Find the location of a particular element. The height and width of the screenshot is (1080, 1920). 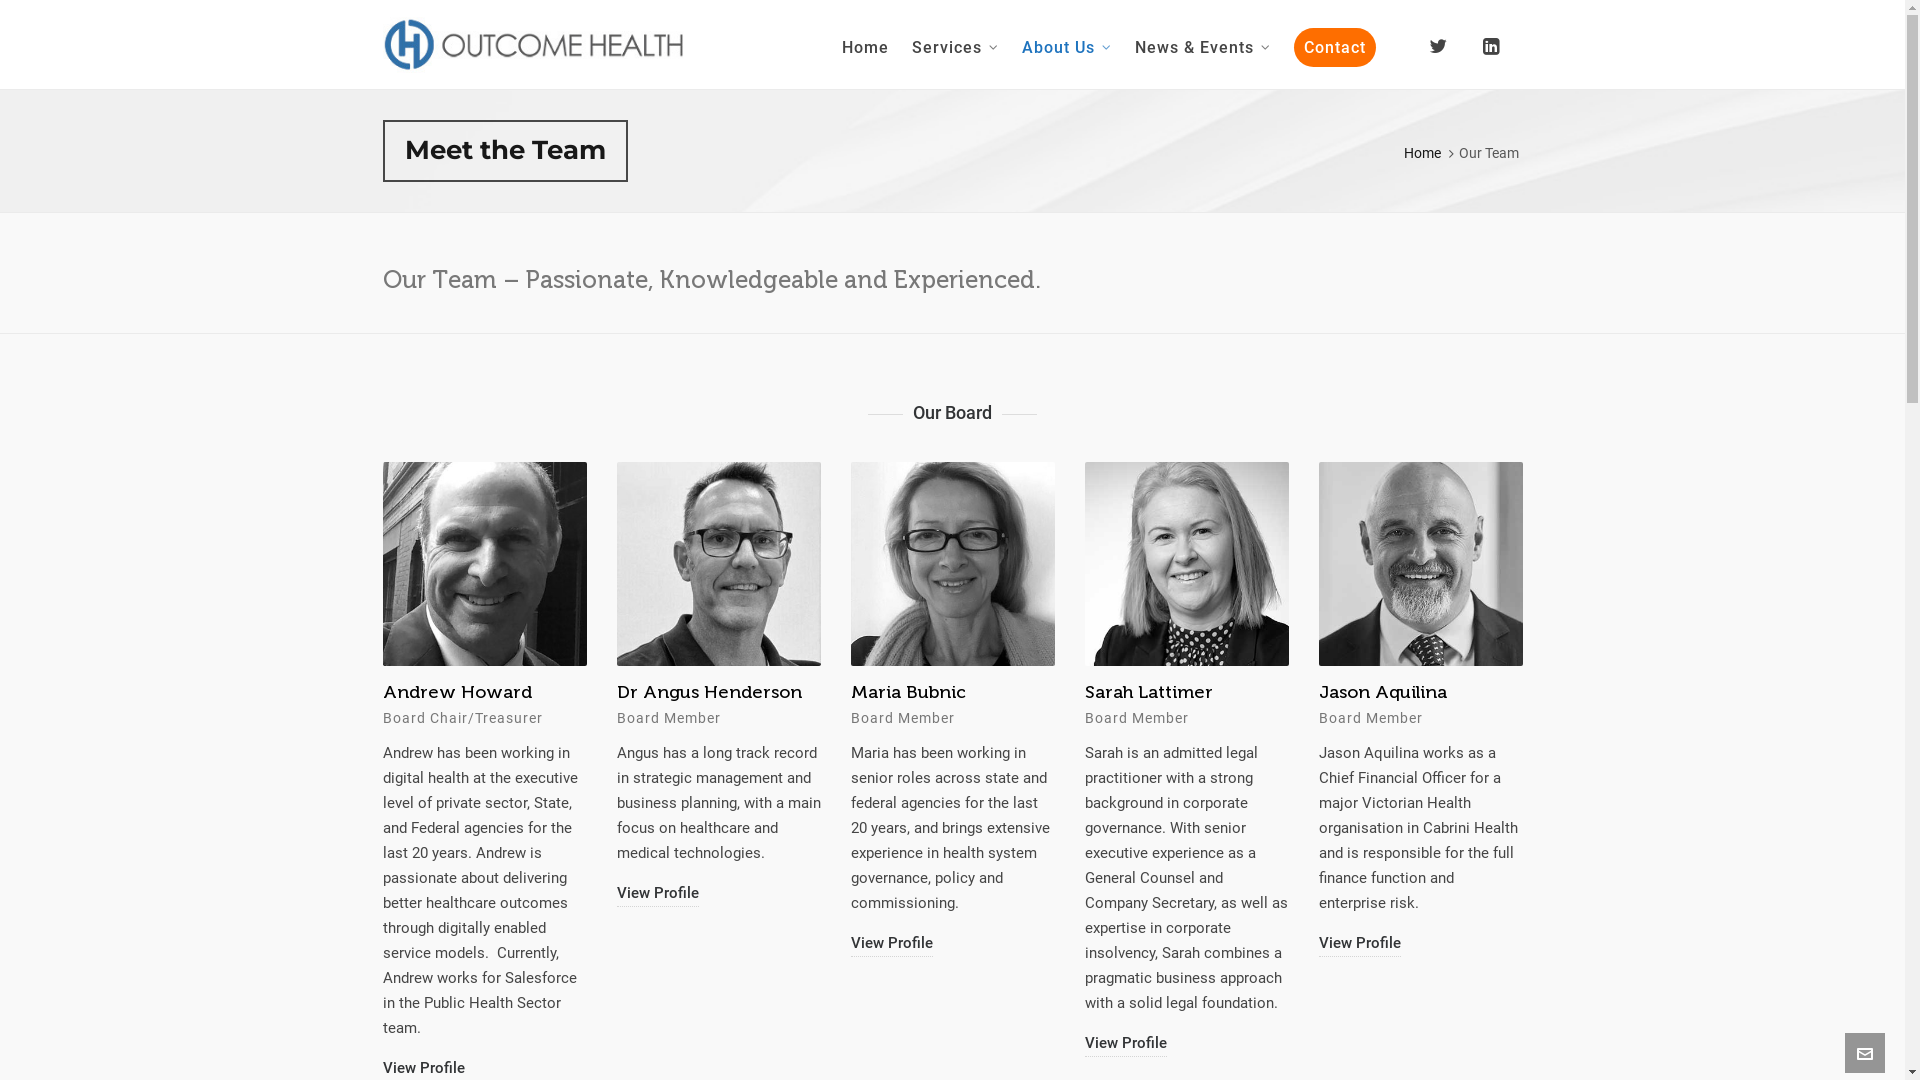

'Contact' is located at coordinates (1334, 45).